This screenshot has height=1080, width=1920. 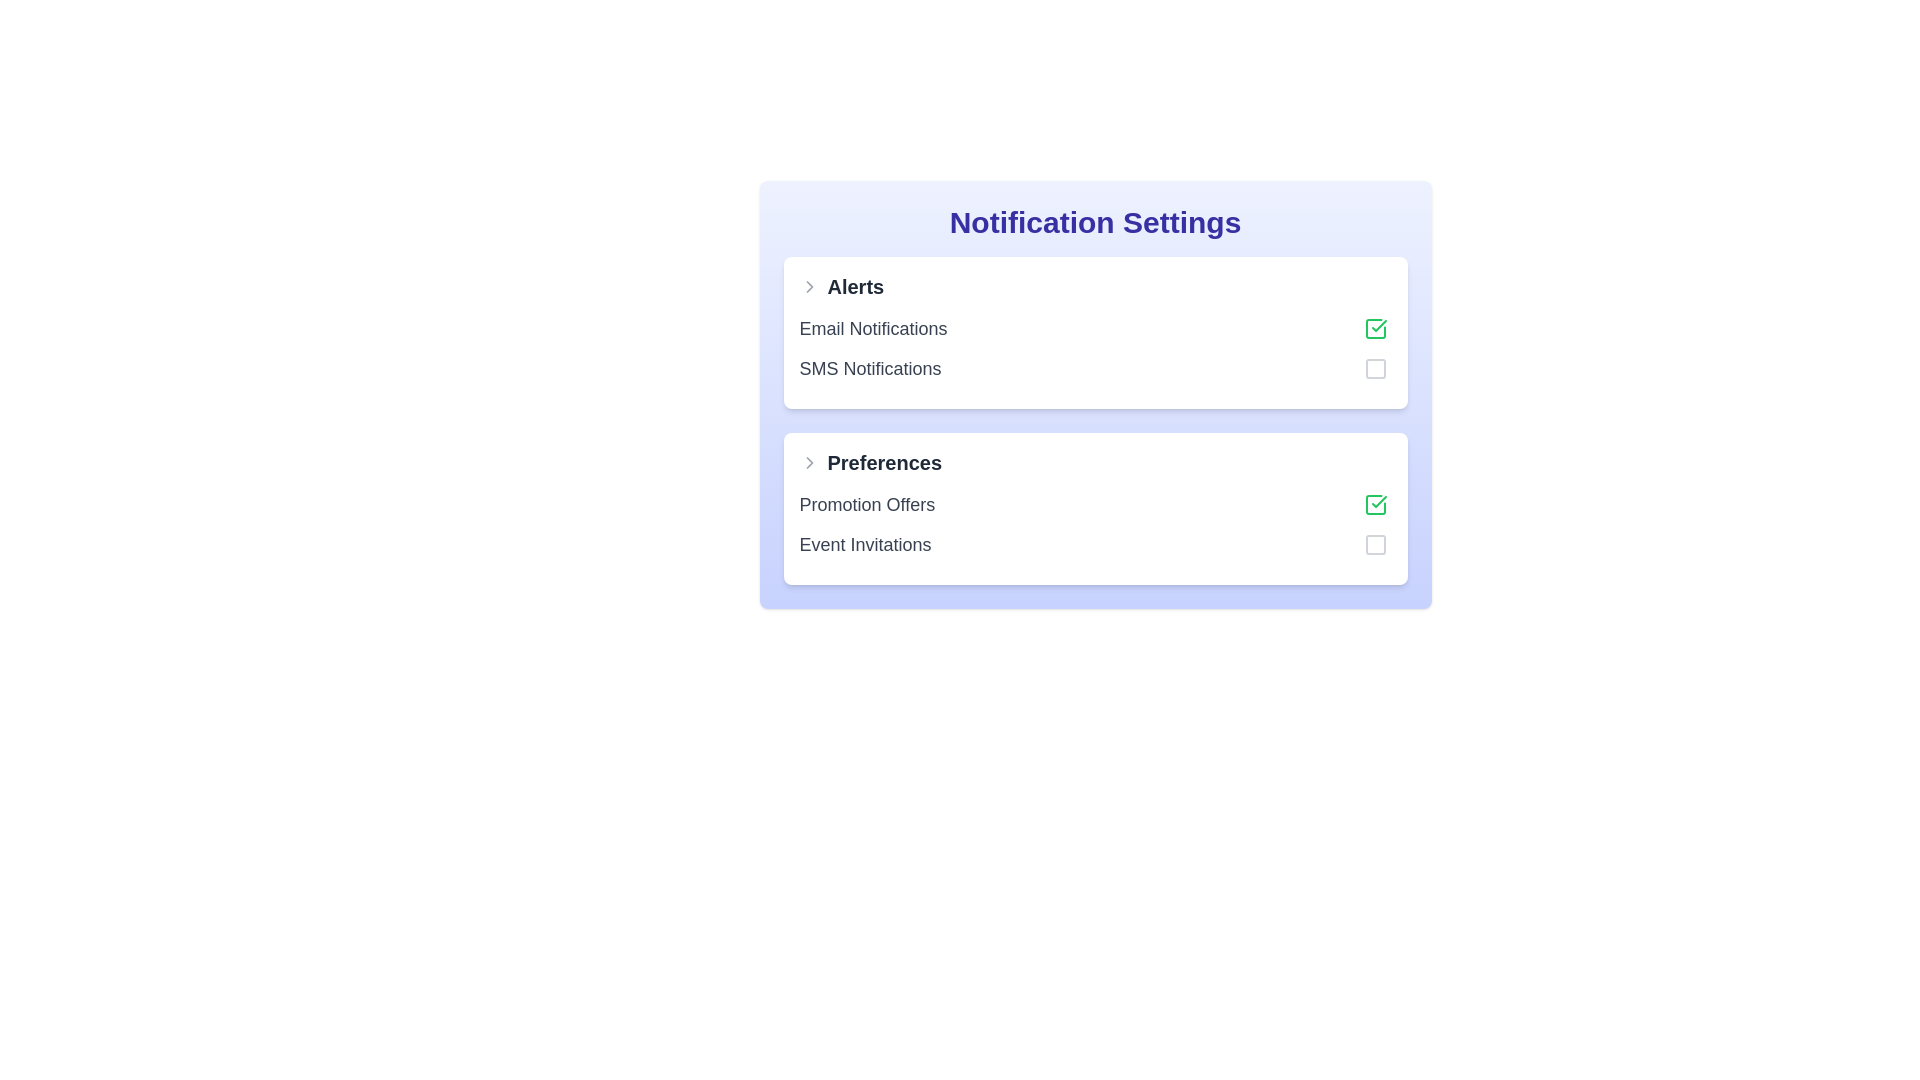 What do you see at coordinates (867, 504) in the screenshot?
I see `the 'Promotion Offers' text label located in the 'Preferences' section, which is above 'Event Invitations' and to the left of an interactive checkbox` at bounding box center [867, 504].